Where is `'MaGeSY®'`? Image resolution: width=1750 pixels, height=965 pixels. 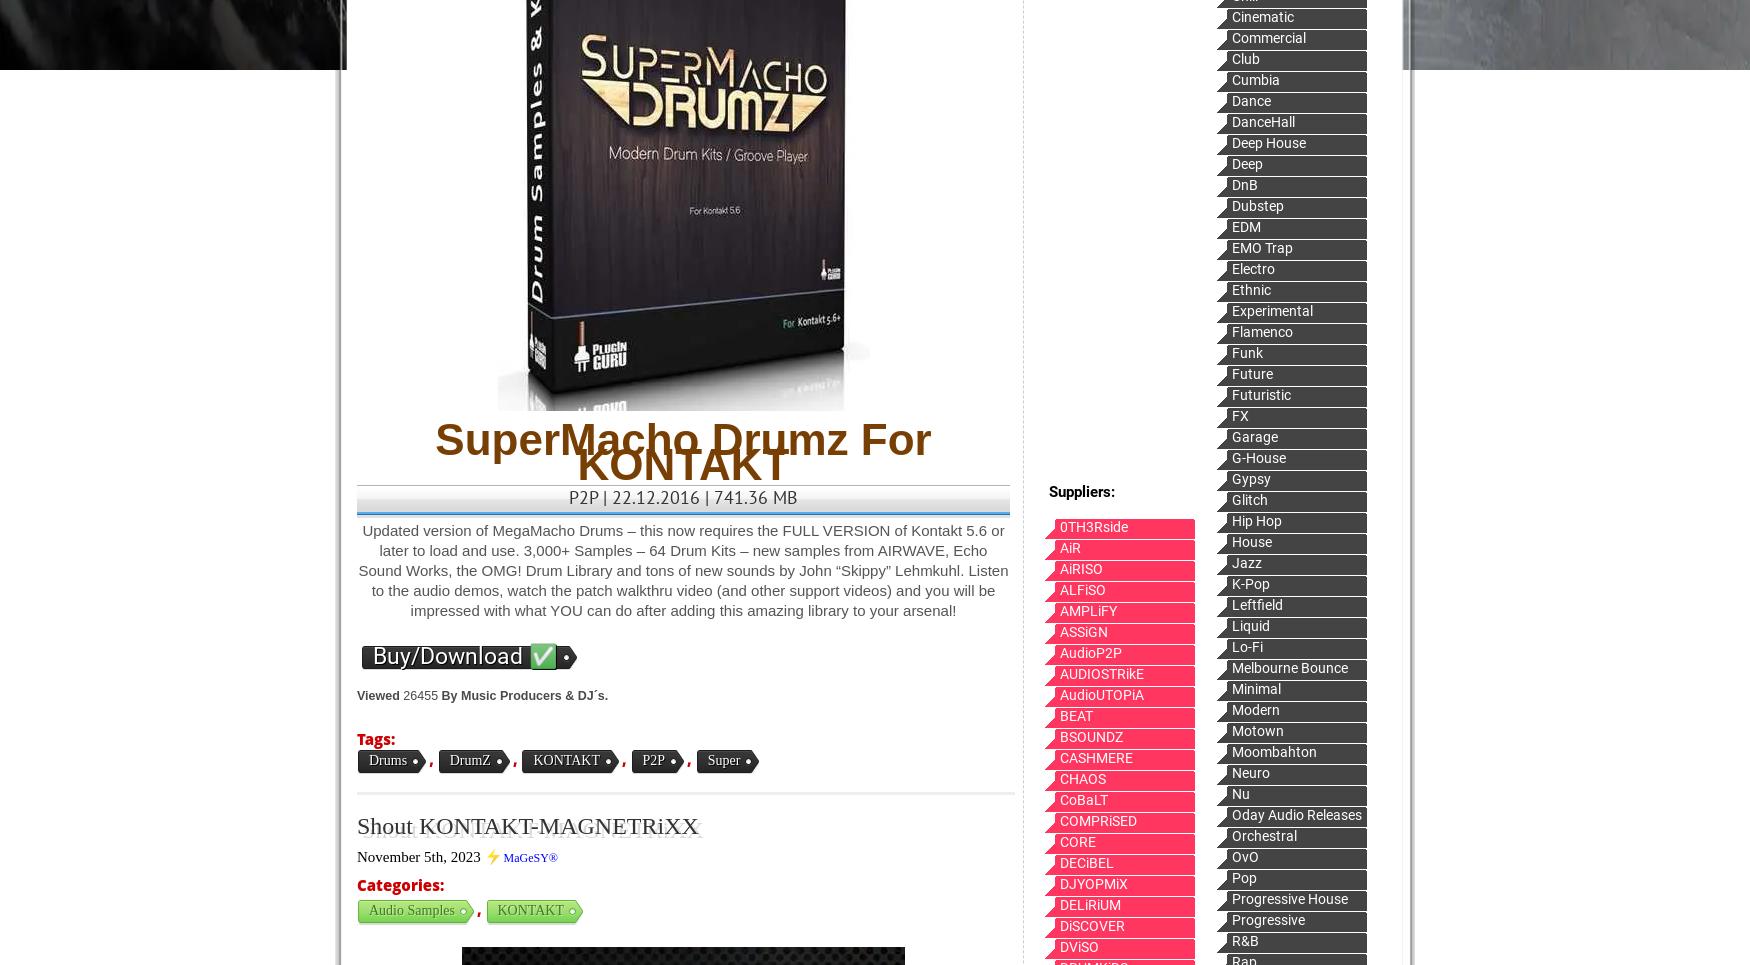
'MaGeSY®' is located at coordinates (529, 857).